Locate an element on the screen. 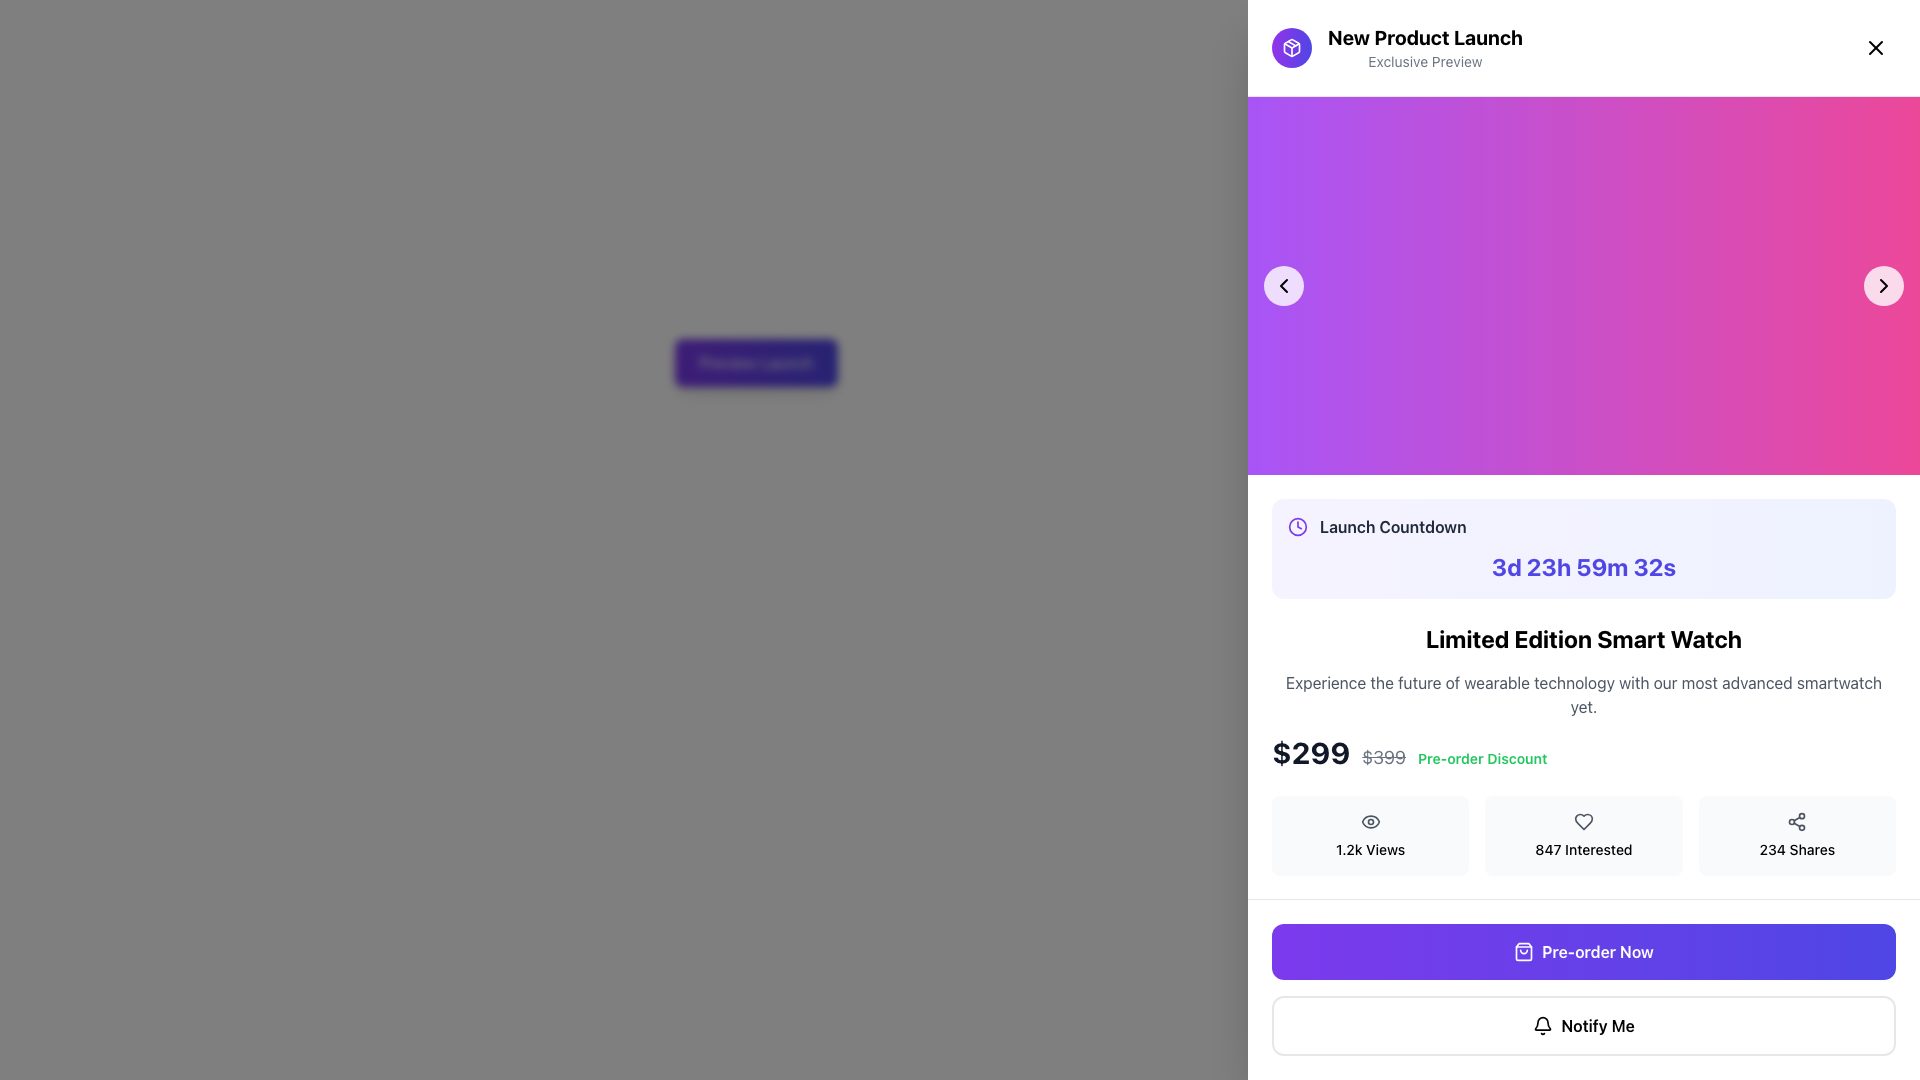 Image resolution: width=1920 pixels, height=1080 pixels. the decorative icon located at the top-right section of the interface, near the 'New Product Launch' header, which is enclosed within a circular gradient background is located at coordinates (1291, 46).